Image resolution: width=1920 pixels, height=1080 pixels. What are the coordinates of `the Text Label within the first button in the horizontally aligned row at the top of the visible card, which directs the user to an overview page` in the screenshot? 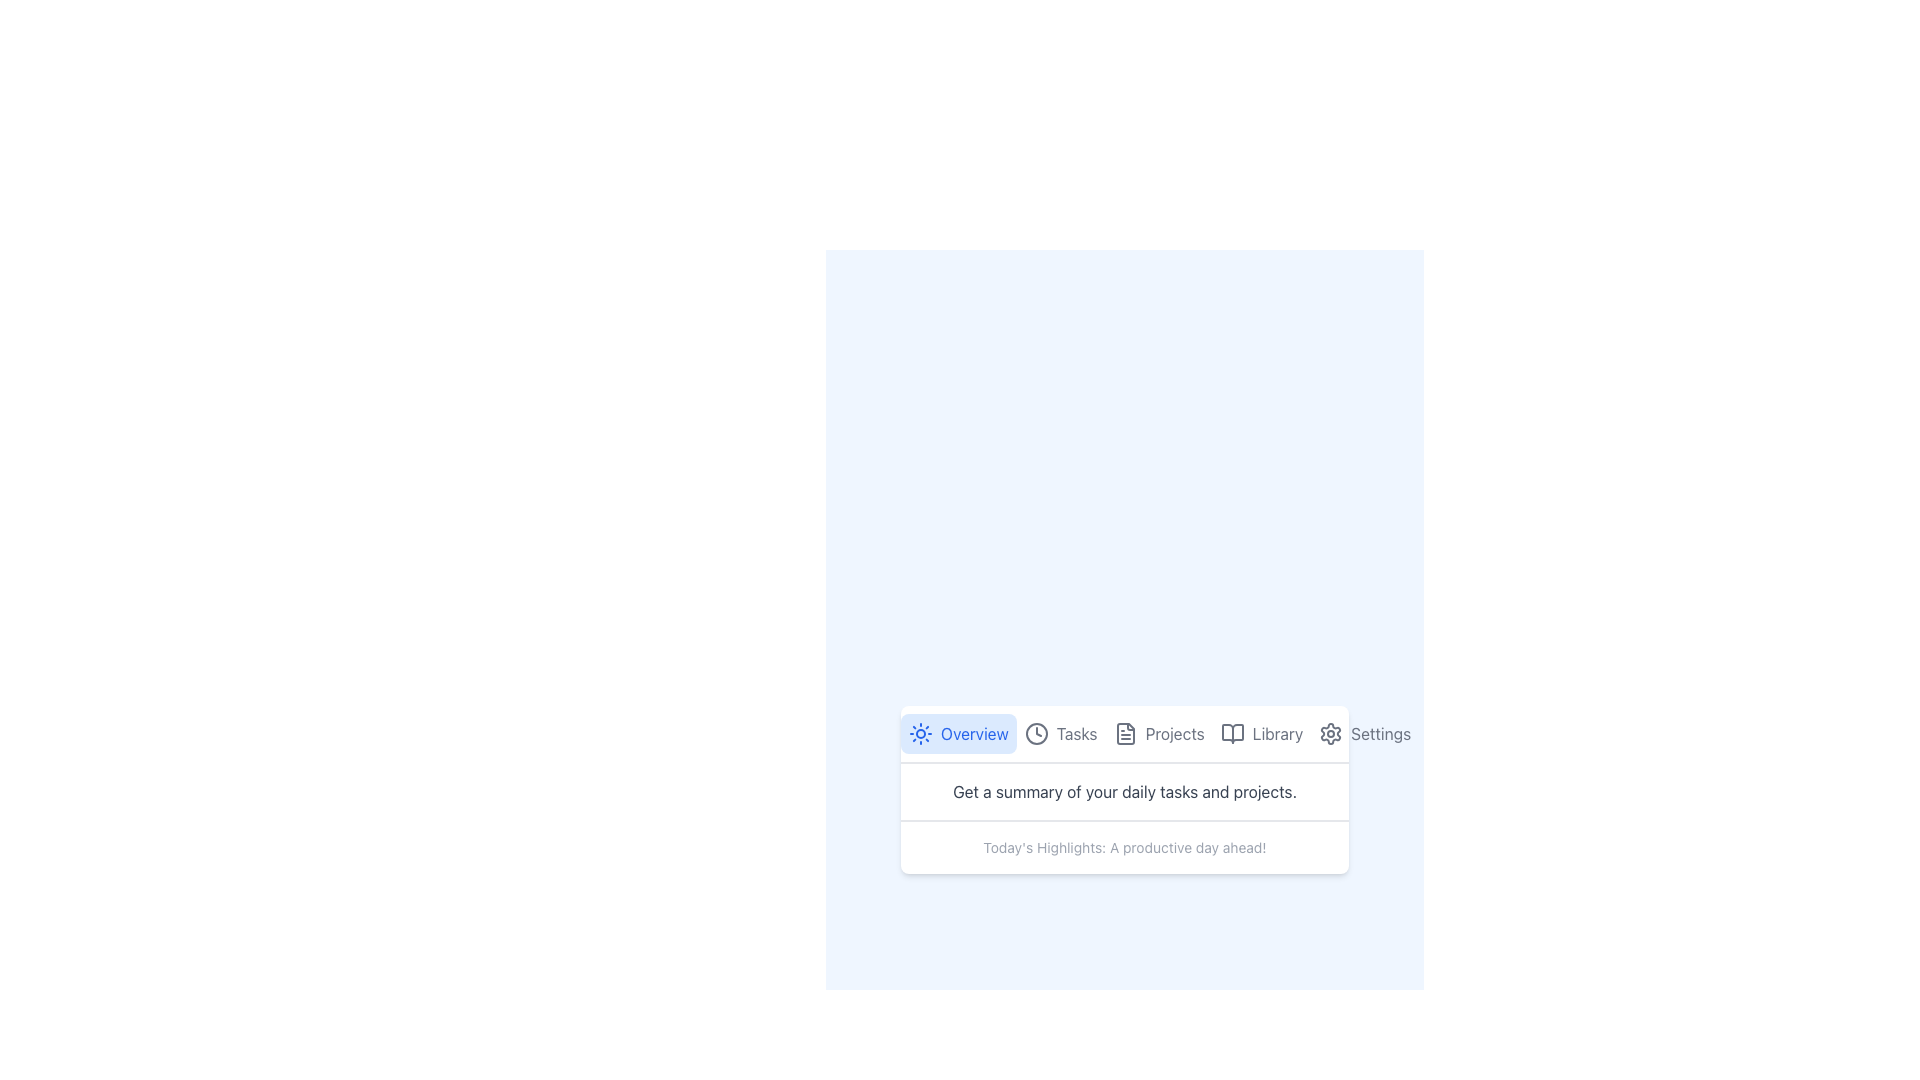 It's located at (974, 733).